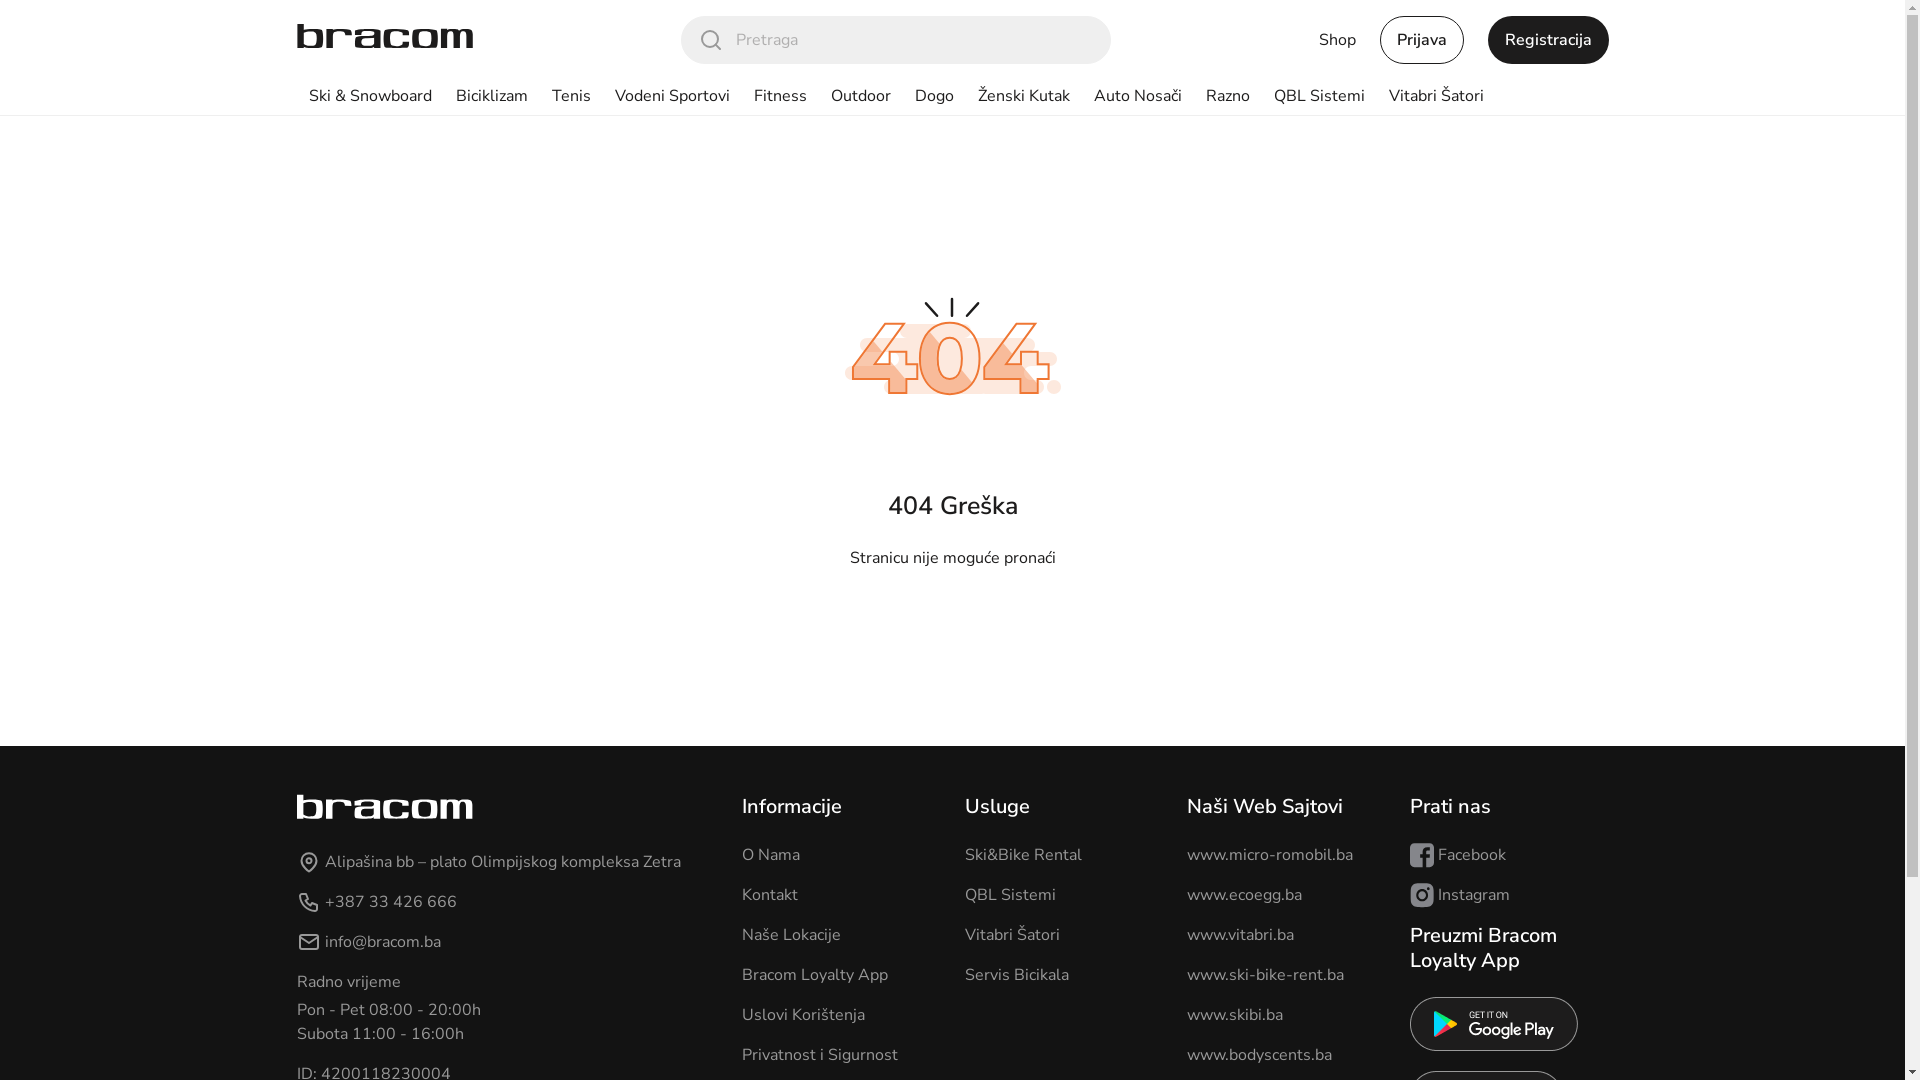  What do you see at coordinates (1336, 39) in the screenshot?
I see `'Shop'` at bounding box center [1336, 39].